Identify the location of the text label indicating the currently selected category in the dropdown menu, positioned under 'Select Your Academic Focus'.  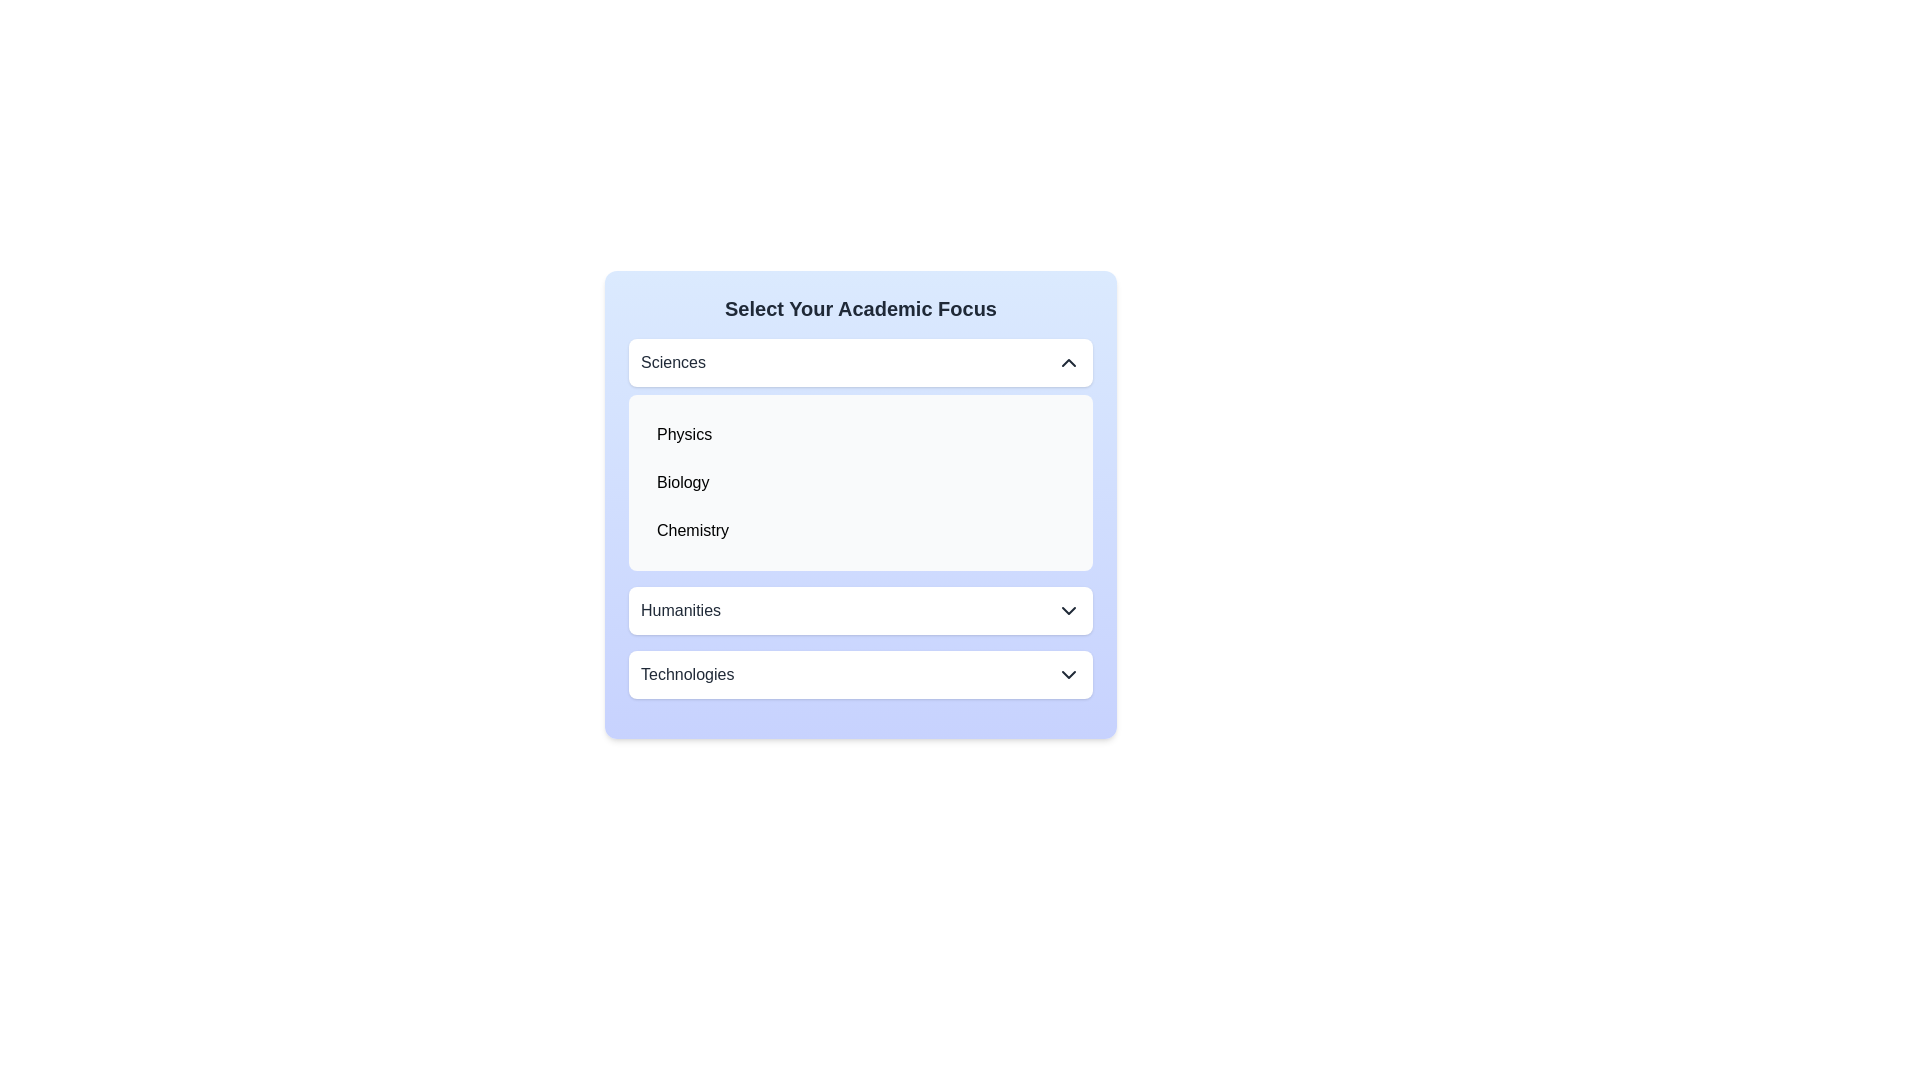
(673, 362).